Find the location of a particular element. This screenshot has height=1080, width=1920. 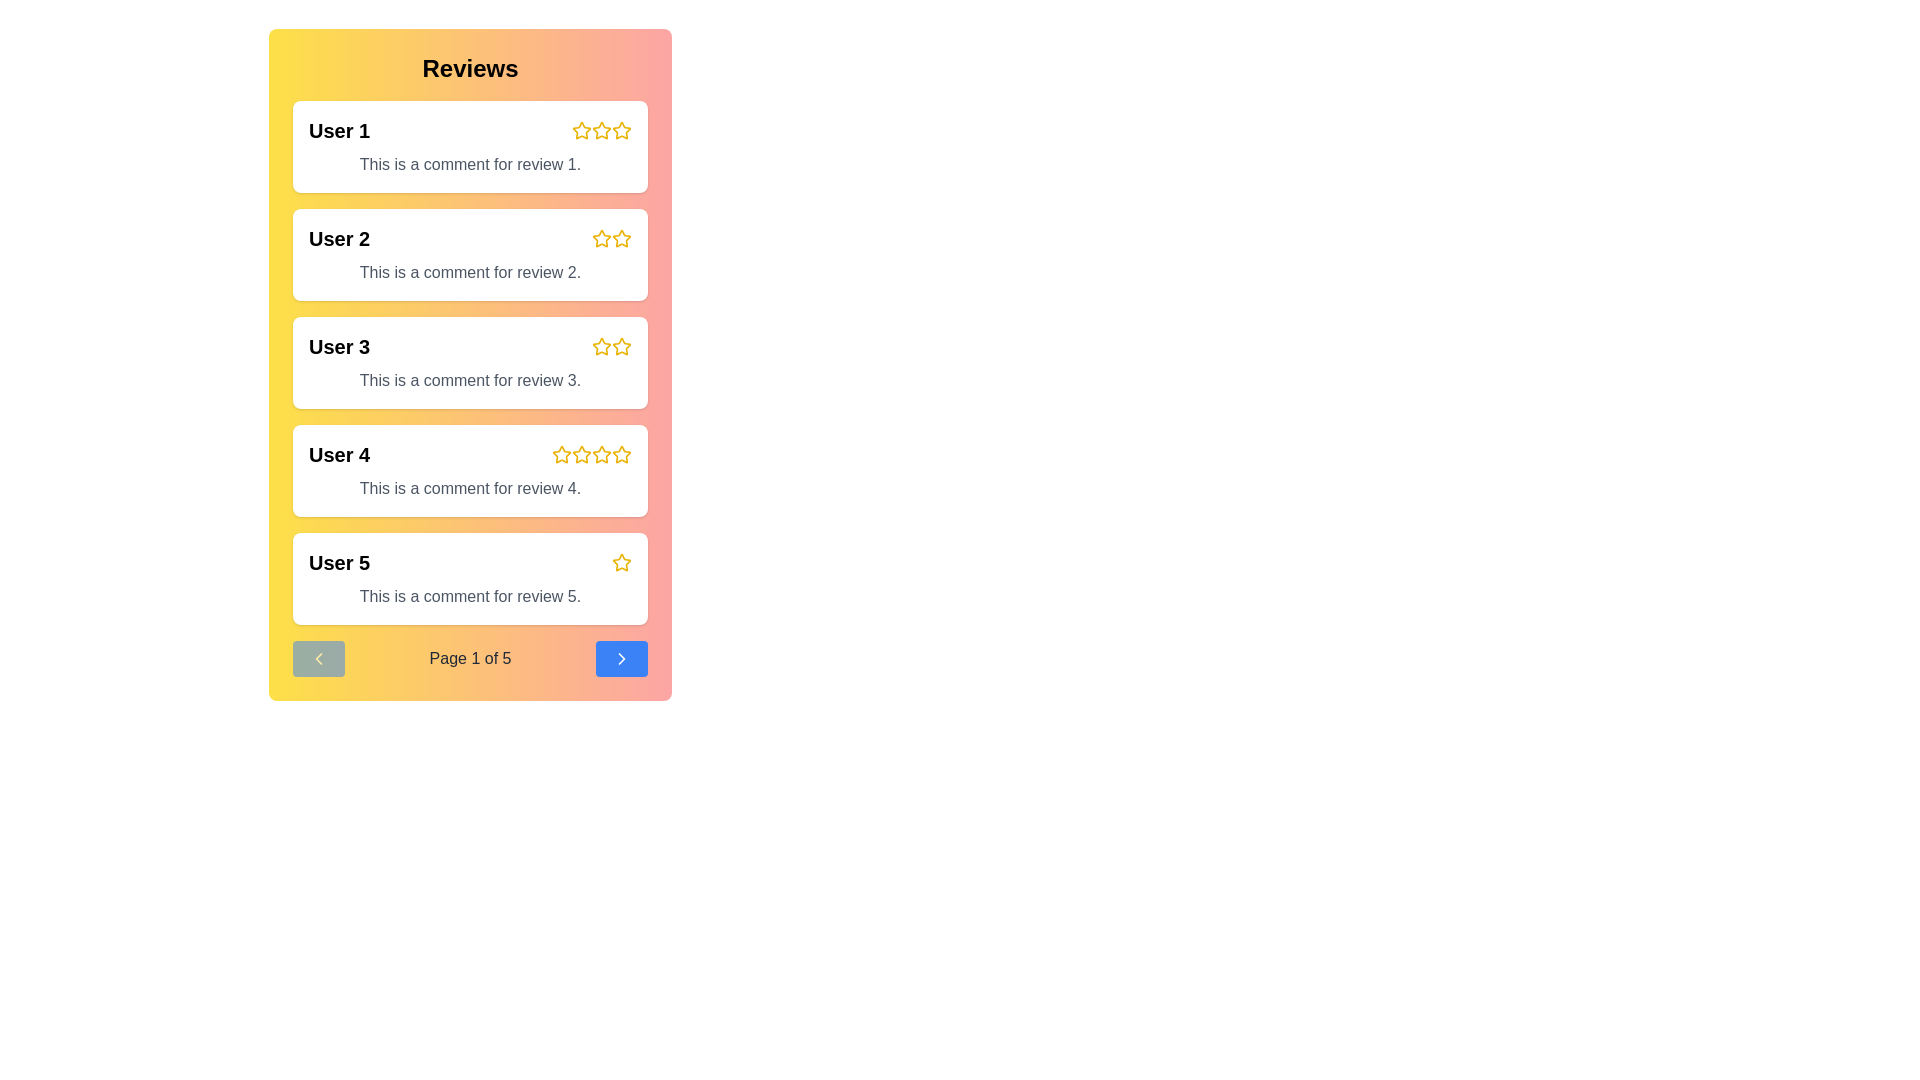

the static text label displaying 'This is a comment for review 2.' which is positioned below the username and rating stars for 'User 2.' is located at coordinates (469, 273).